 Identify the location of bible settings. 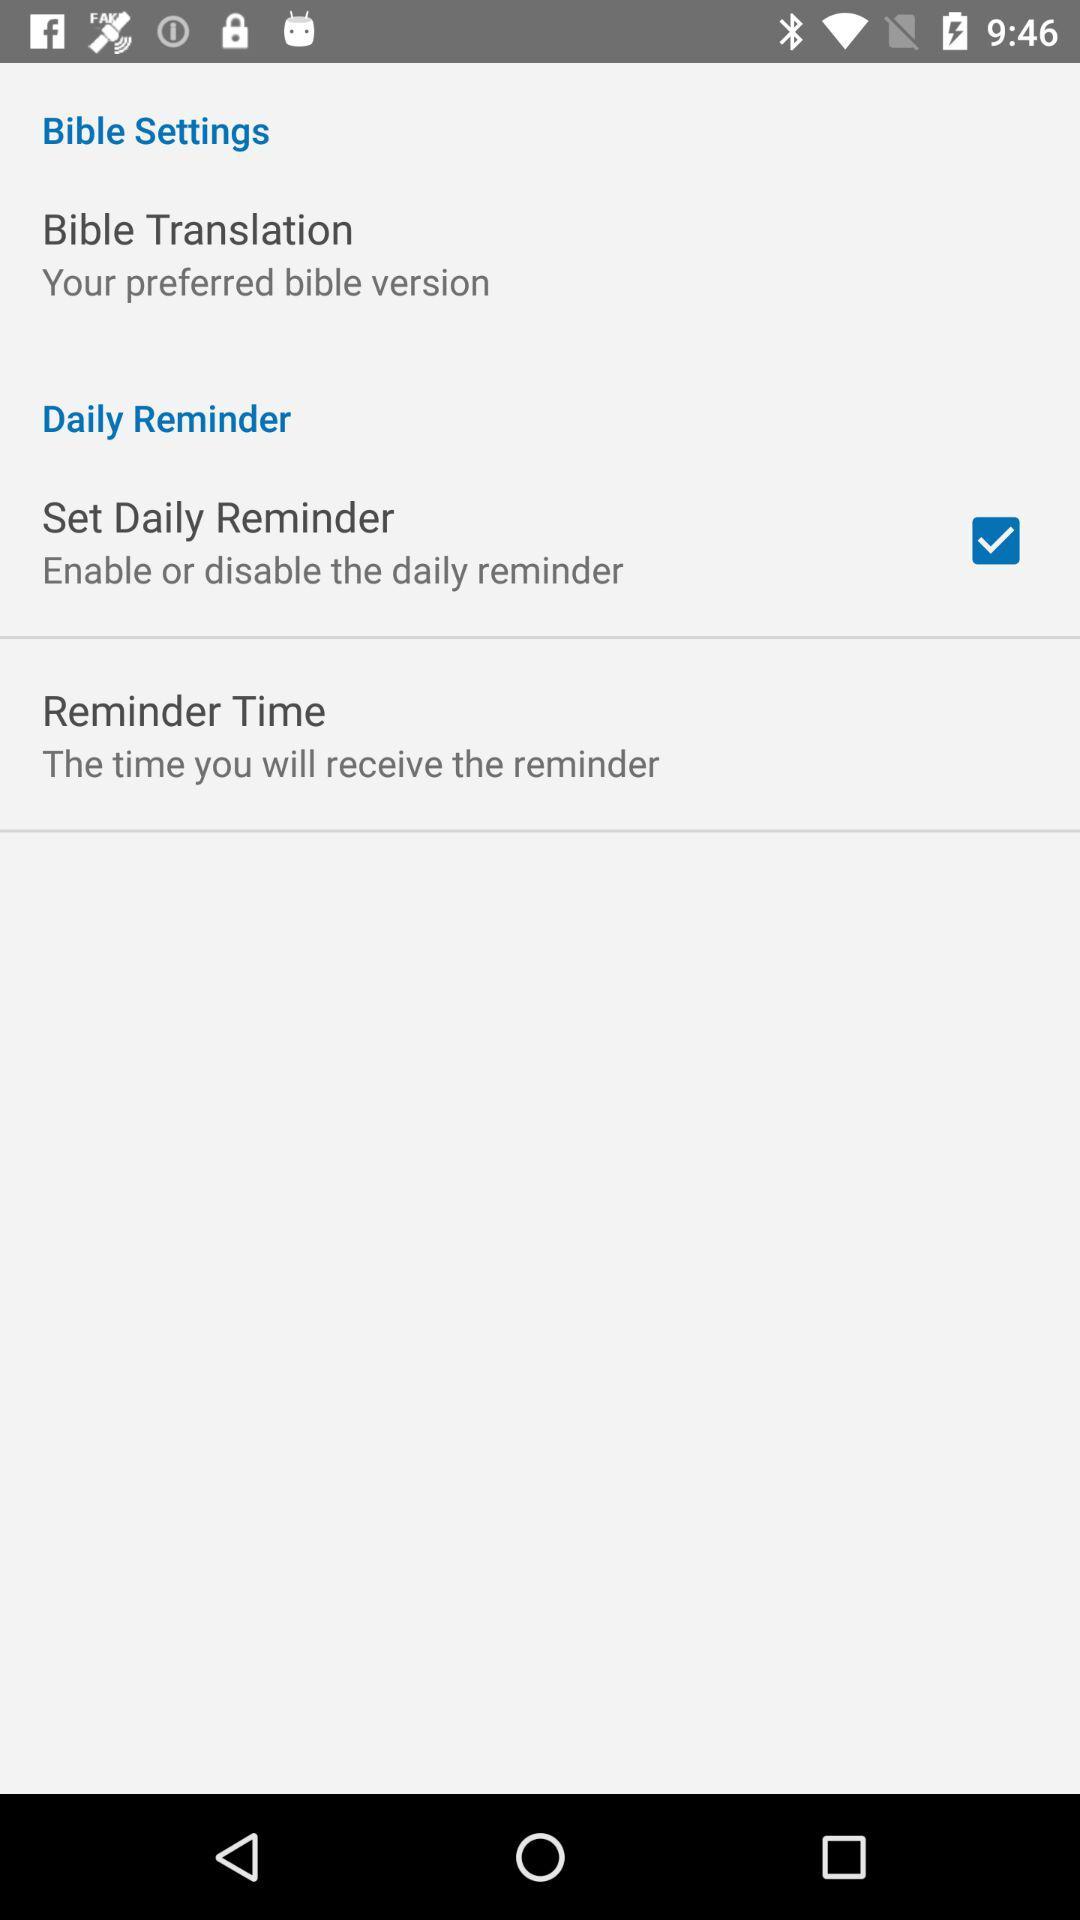
(540, 107).